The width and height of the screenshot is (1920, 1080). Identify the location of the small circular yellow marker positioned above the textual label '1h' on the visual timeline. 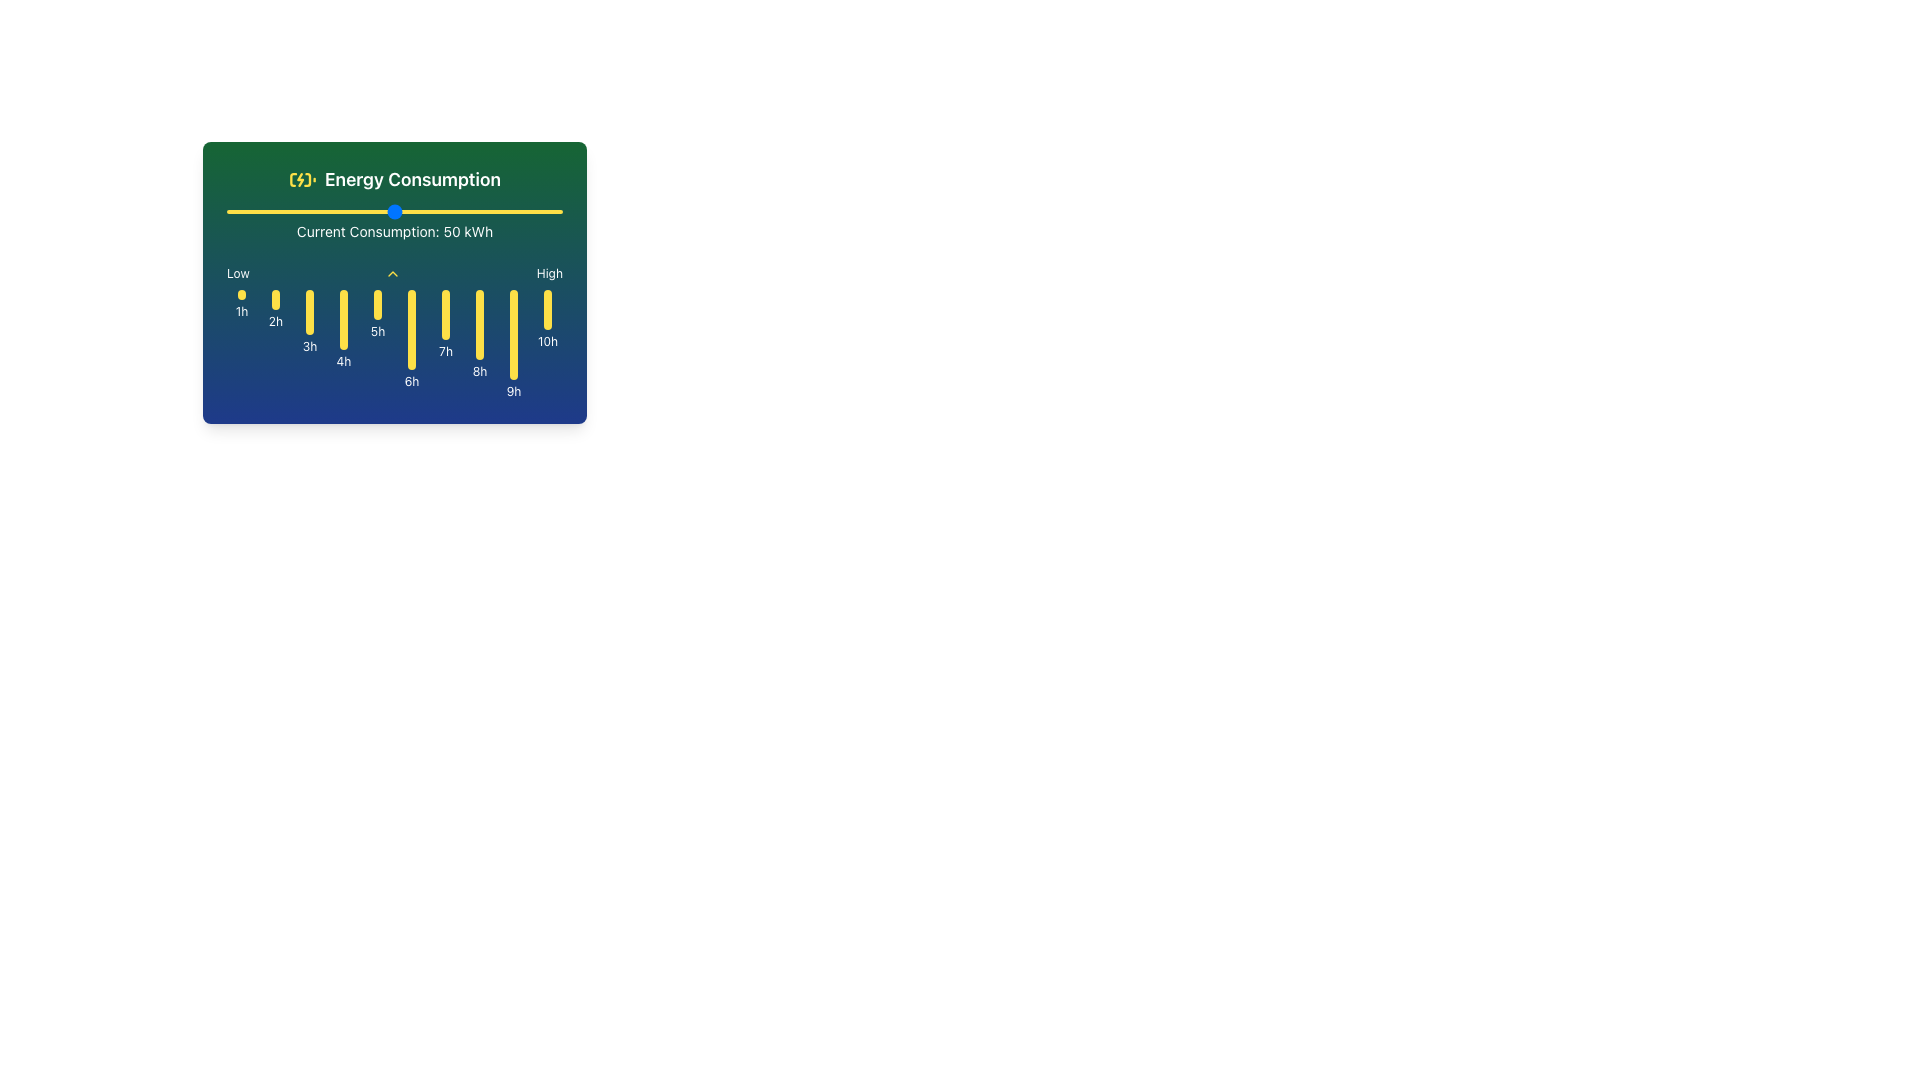
(240, 294).